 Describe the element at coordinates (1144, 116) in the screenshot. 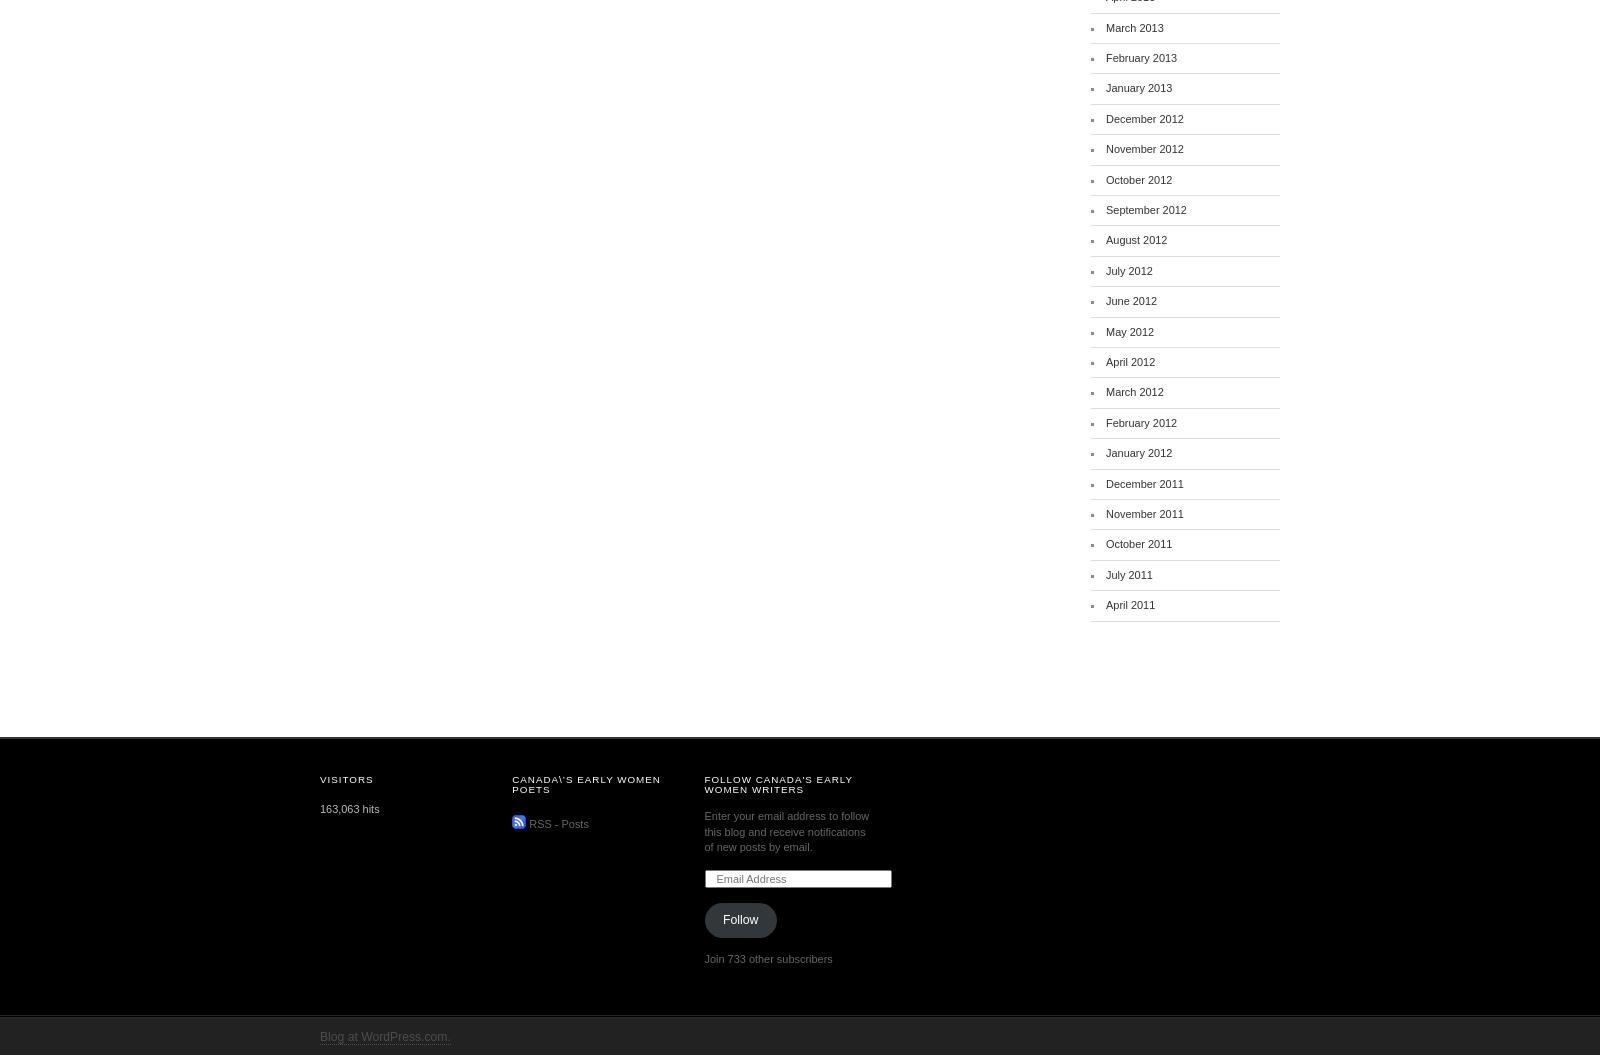

I see `'December 2012'` at that location.